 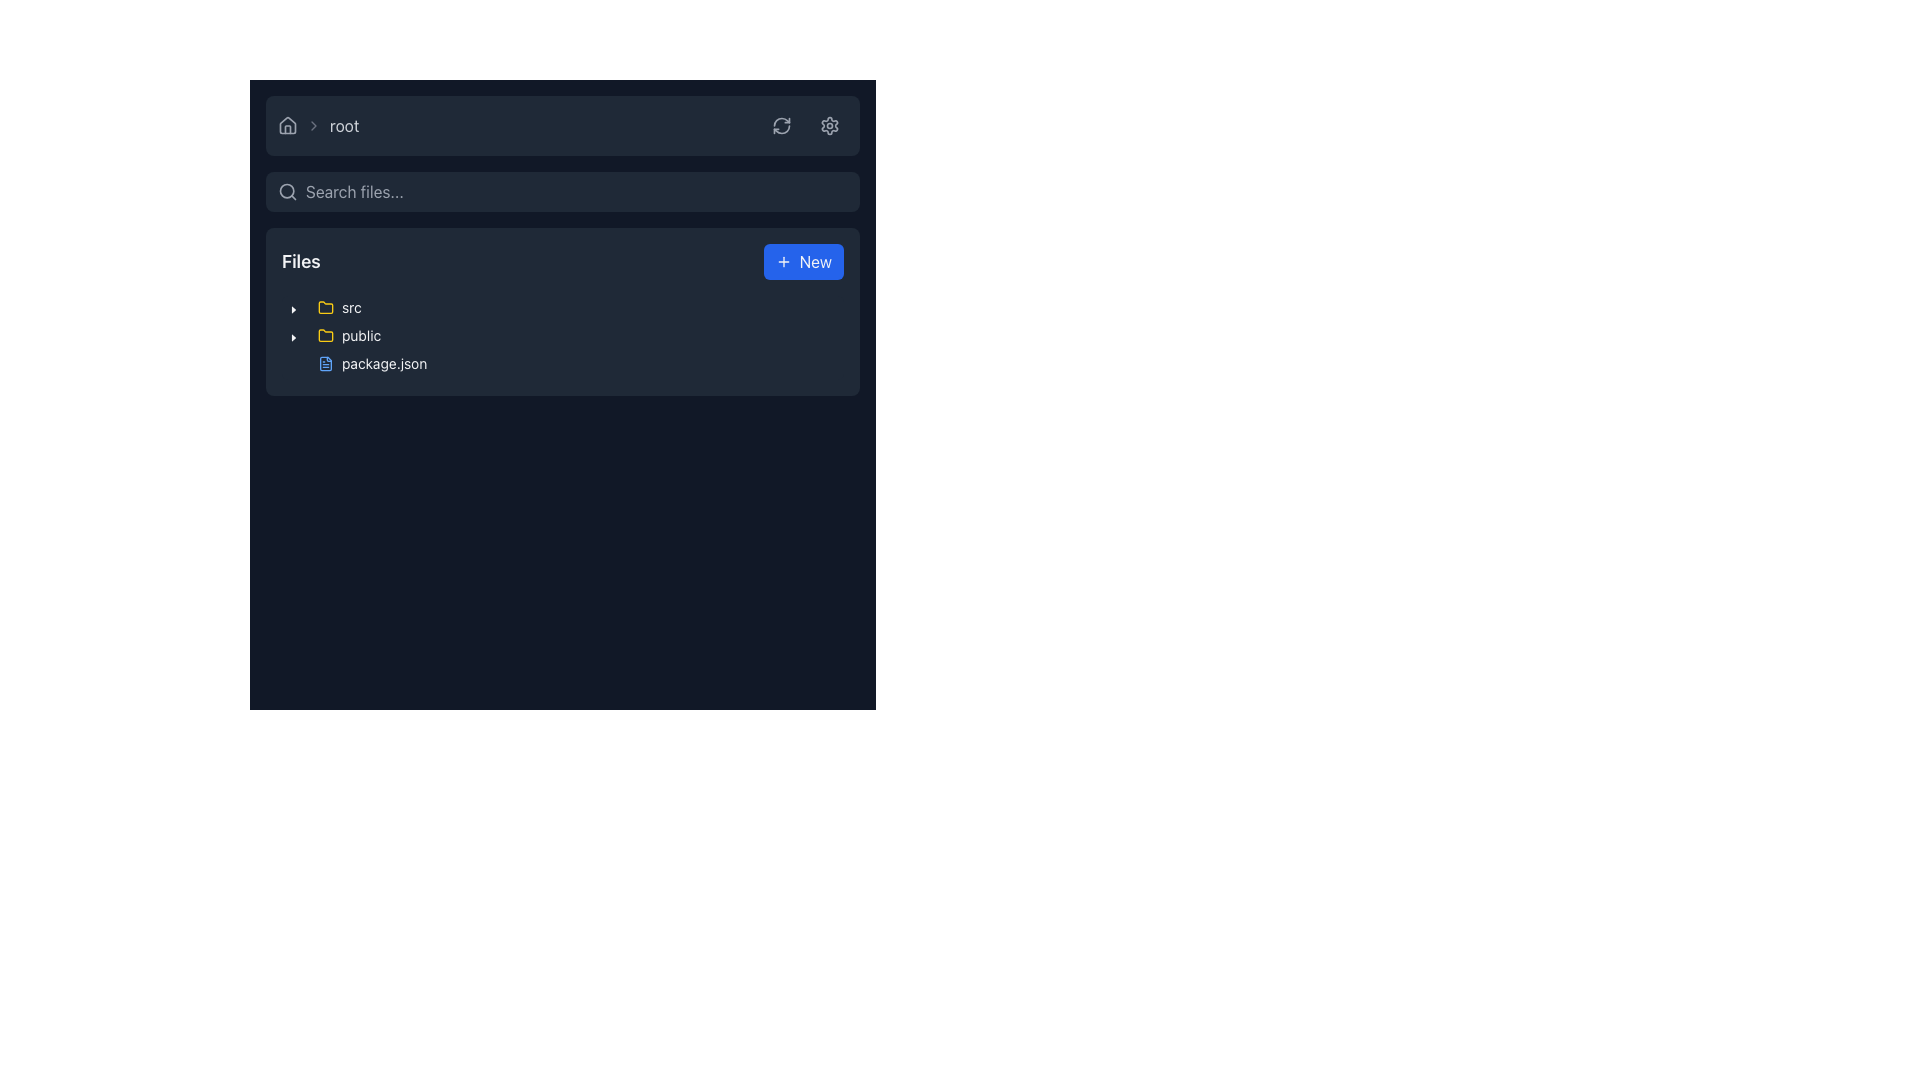 What do you see at coordinates (287, 192) in the screenshot?
I see `the gray magnifying glass icon located to the left of the search input field` at bounding box center [287, 192].